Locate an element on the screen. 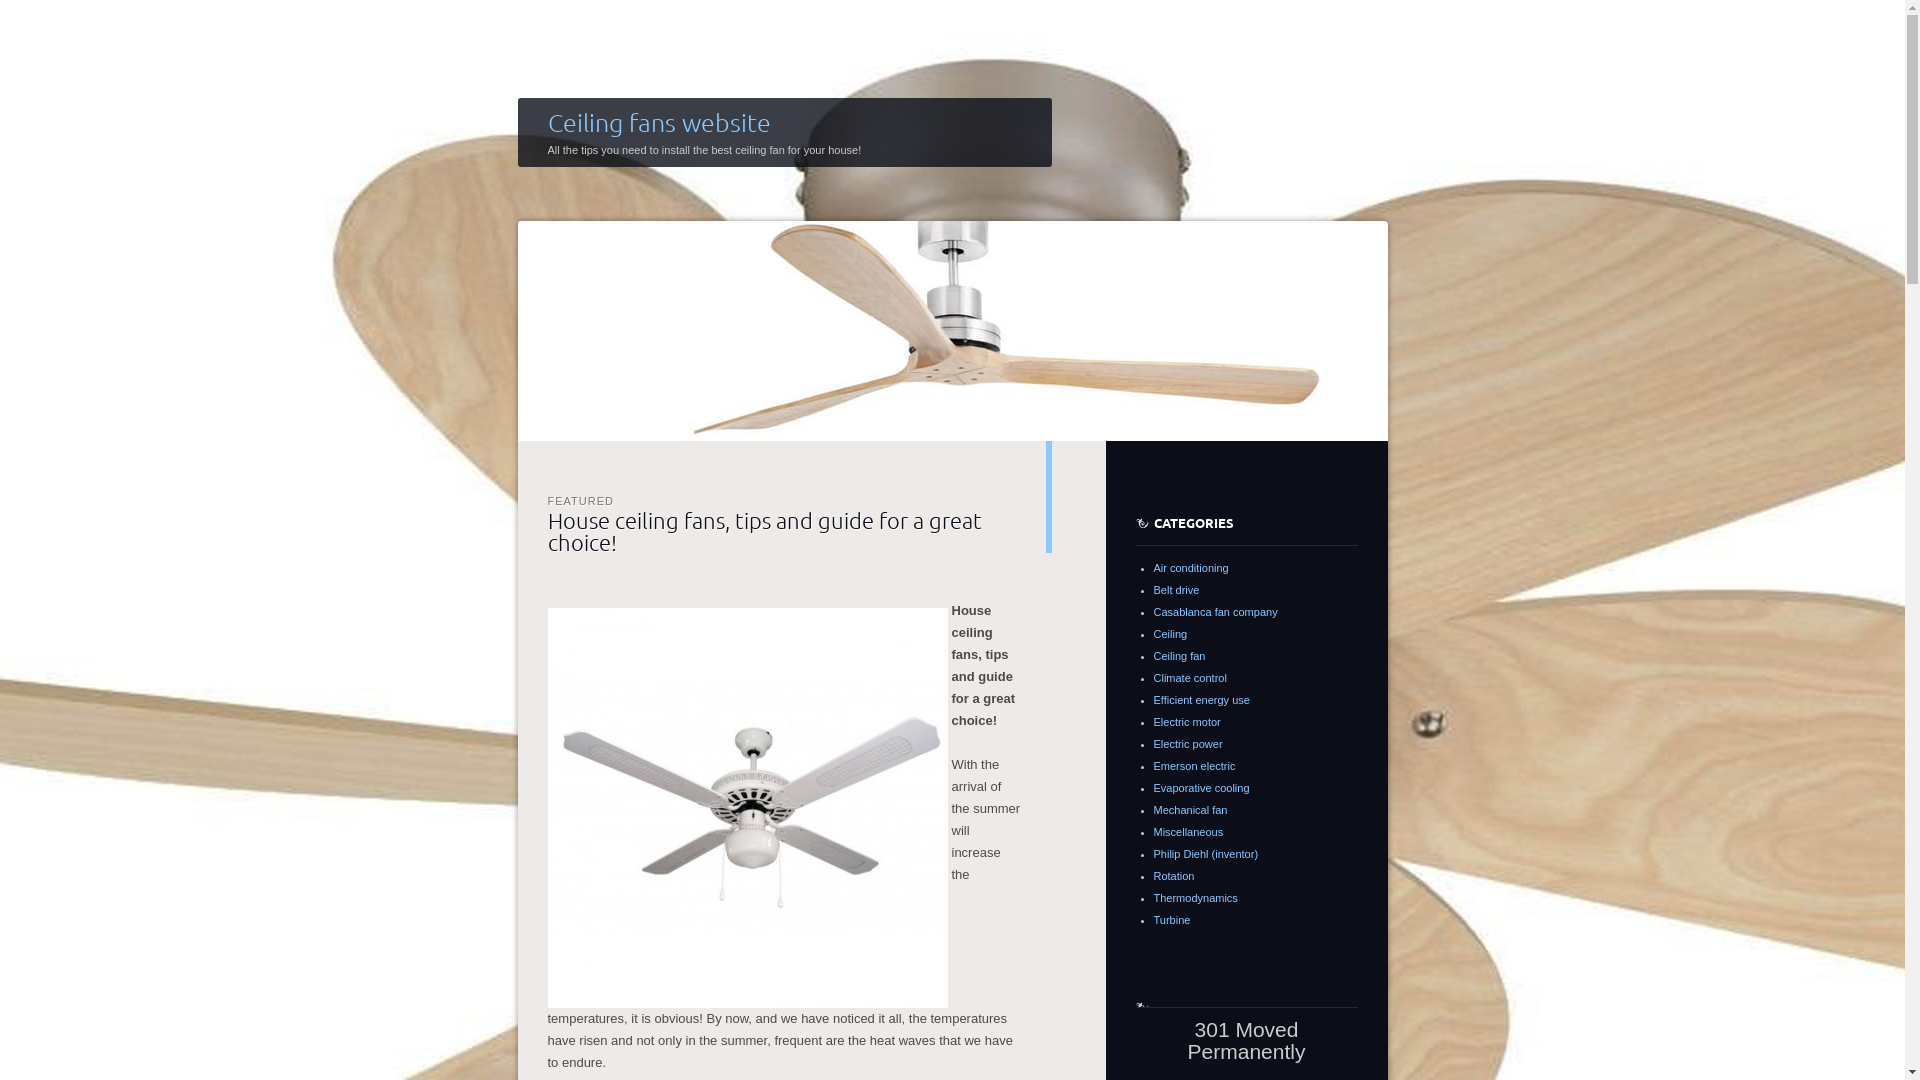  'Ceiling fans website' is located at coordinates (659, 122).